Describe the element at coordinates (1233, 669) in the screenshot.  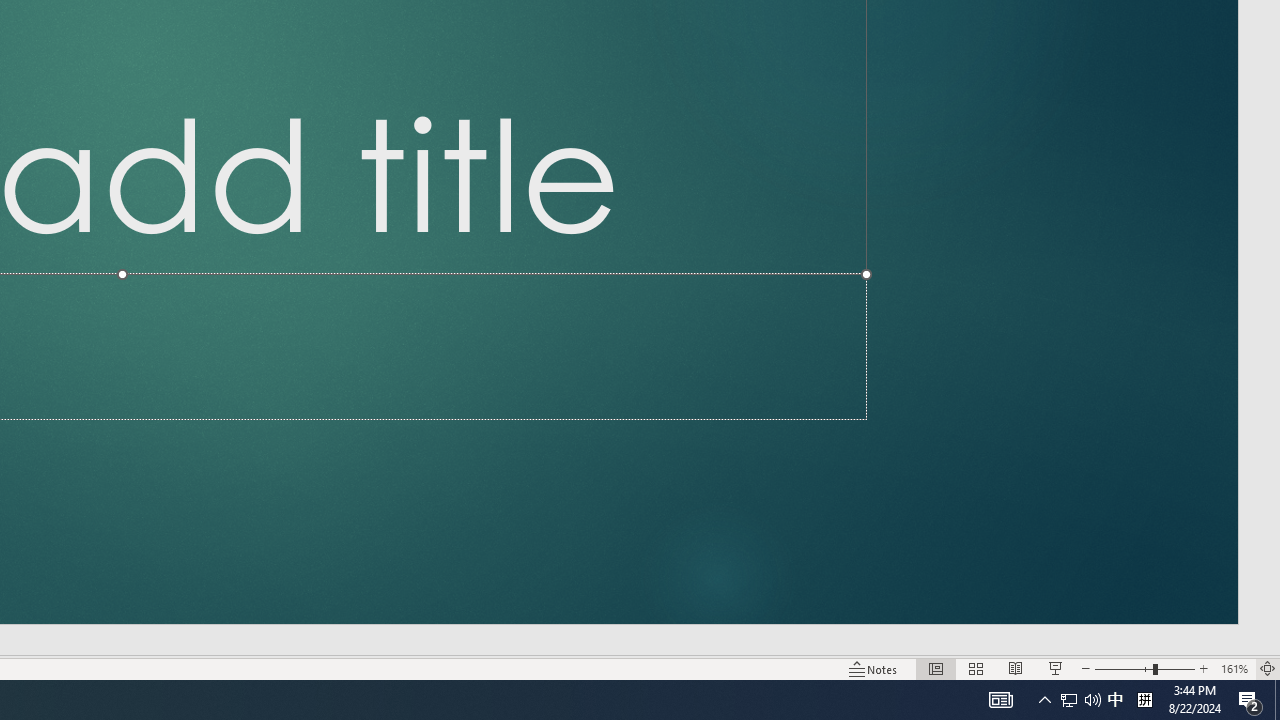
I see `'Zoom 161%'` at that location.